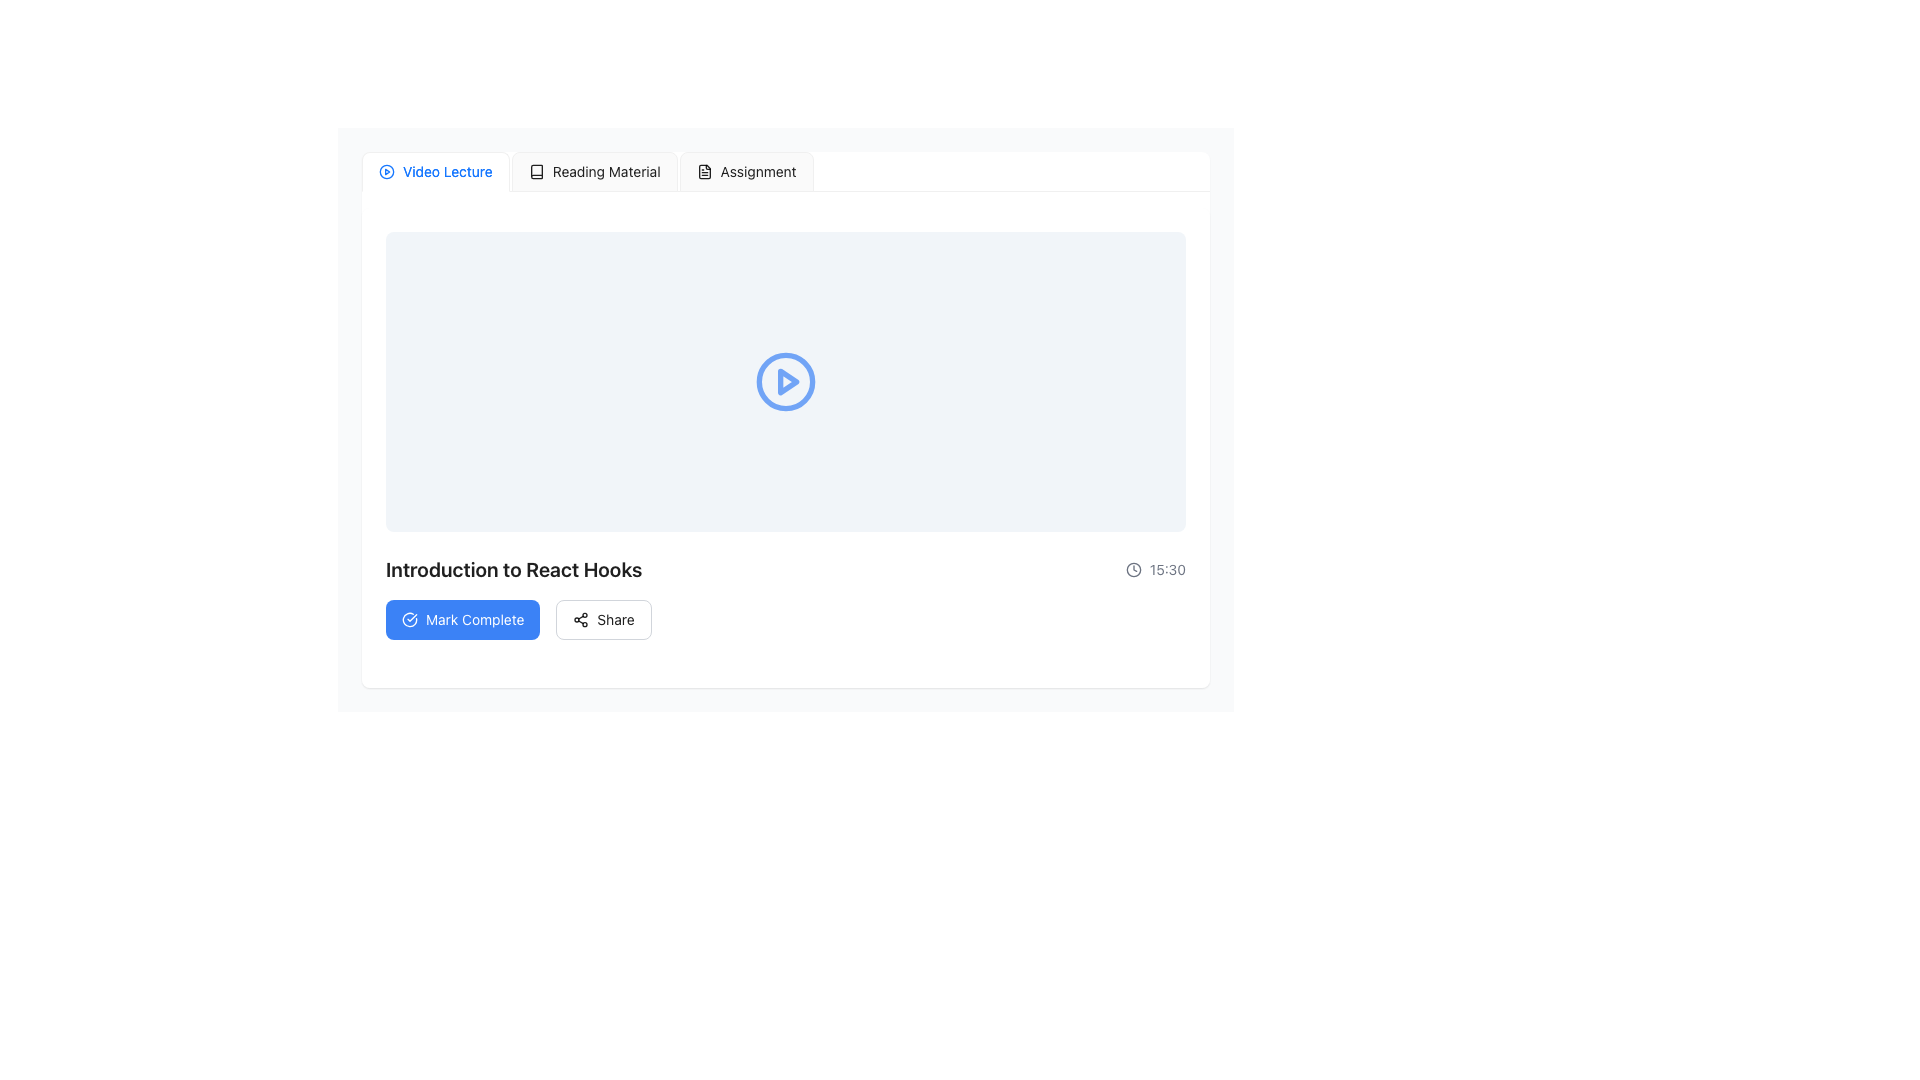 This screenshot has width=1920, height=1080. What do you see at coordinates (785, 381) in the screenshot?
I see `the play button icon, which is centrally located within a light gray rectangular area` at bounding box center [785, 381].